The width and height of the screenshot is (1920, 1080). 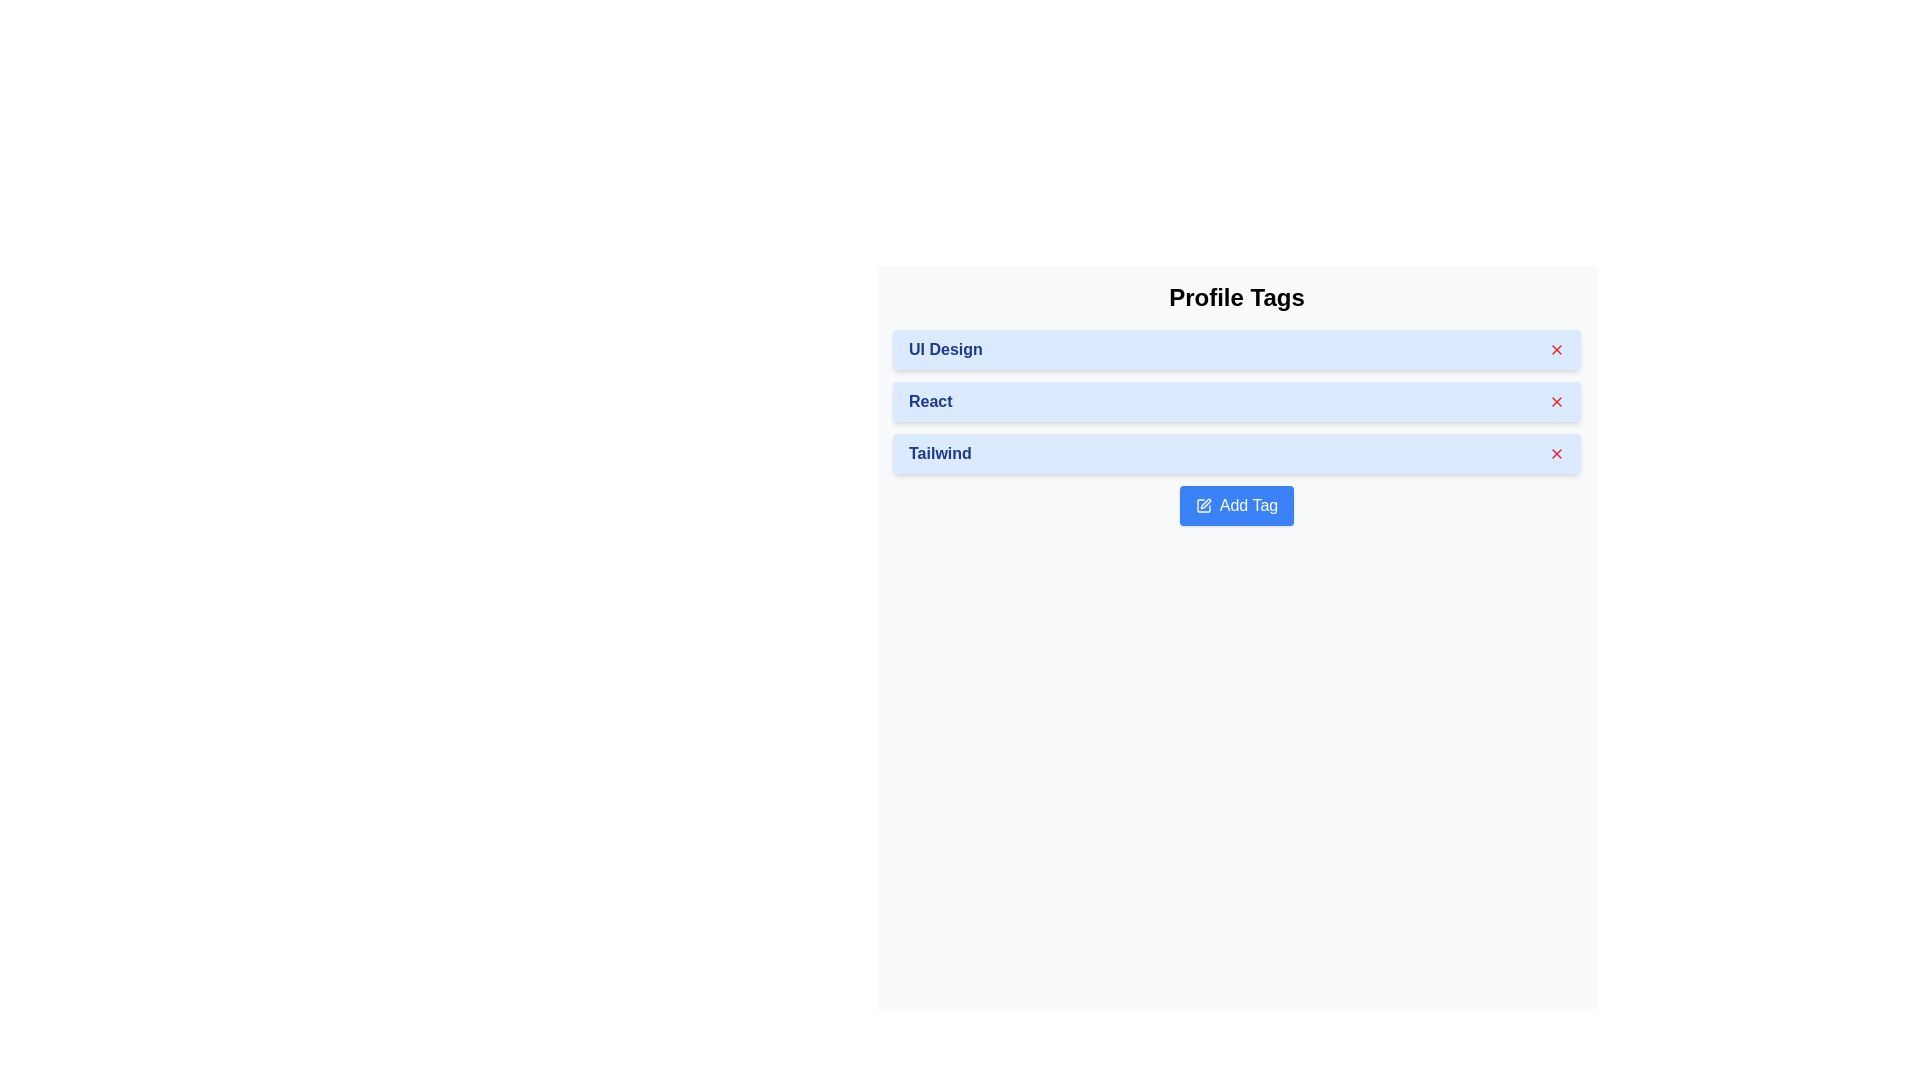 What do you see at coordinates (1202, 504) in the screenshot?
I see `the pen icon on the left side of the 'Add Tag' button, which has a blue background and white contour lines` at bounding box center [1202, 504].